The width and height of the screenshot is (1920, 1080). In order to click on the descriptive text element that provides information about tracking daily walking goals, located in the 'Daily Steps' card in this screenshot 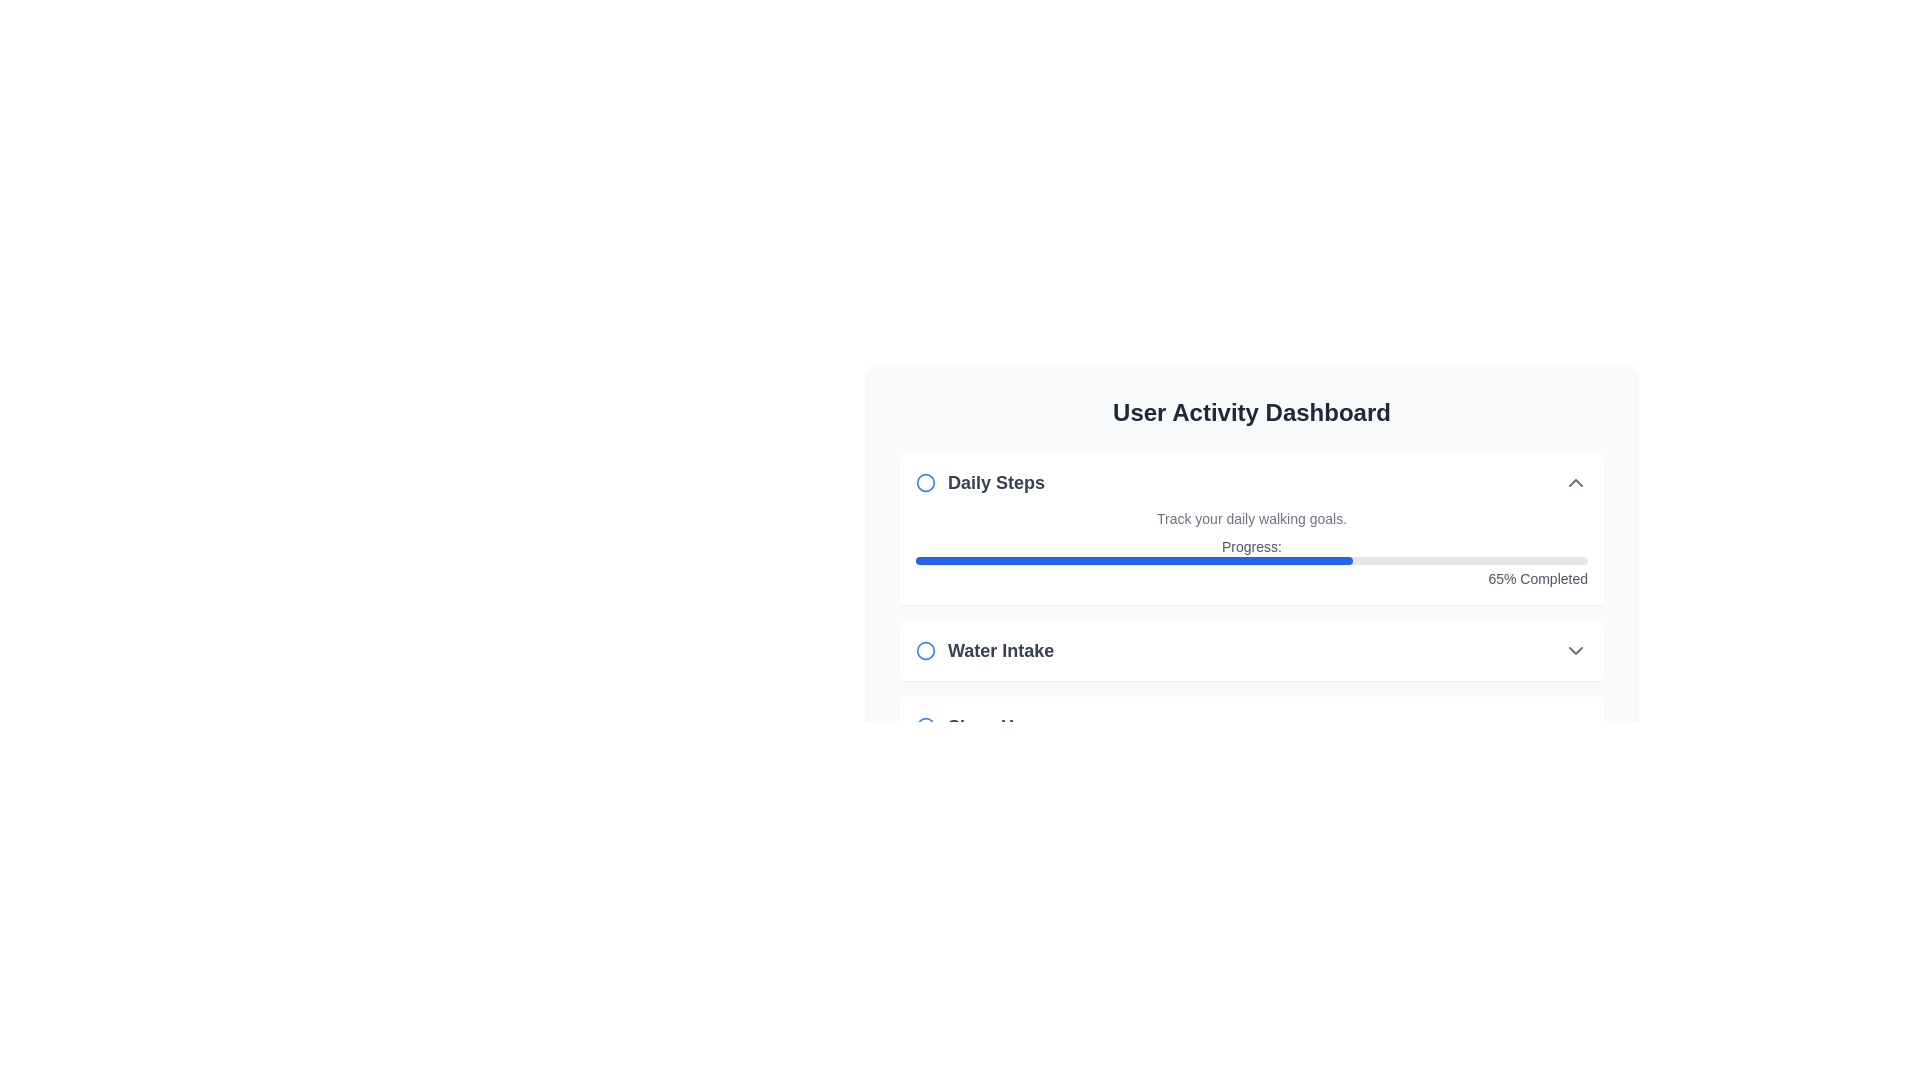, I will do `click(1251, 518)`.